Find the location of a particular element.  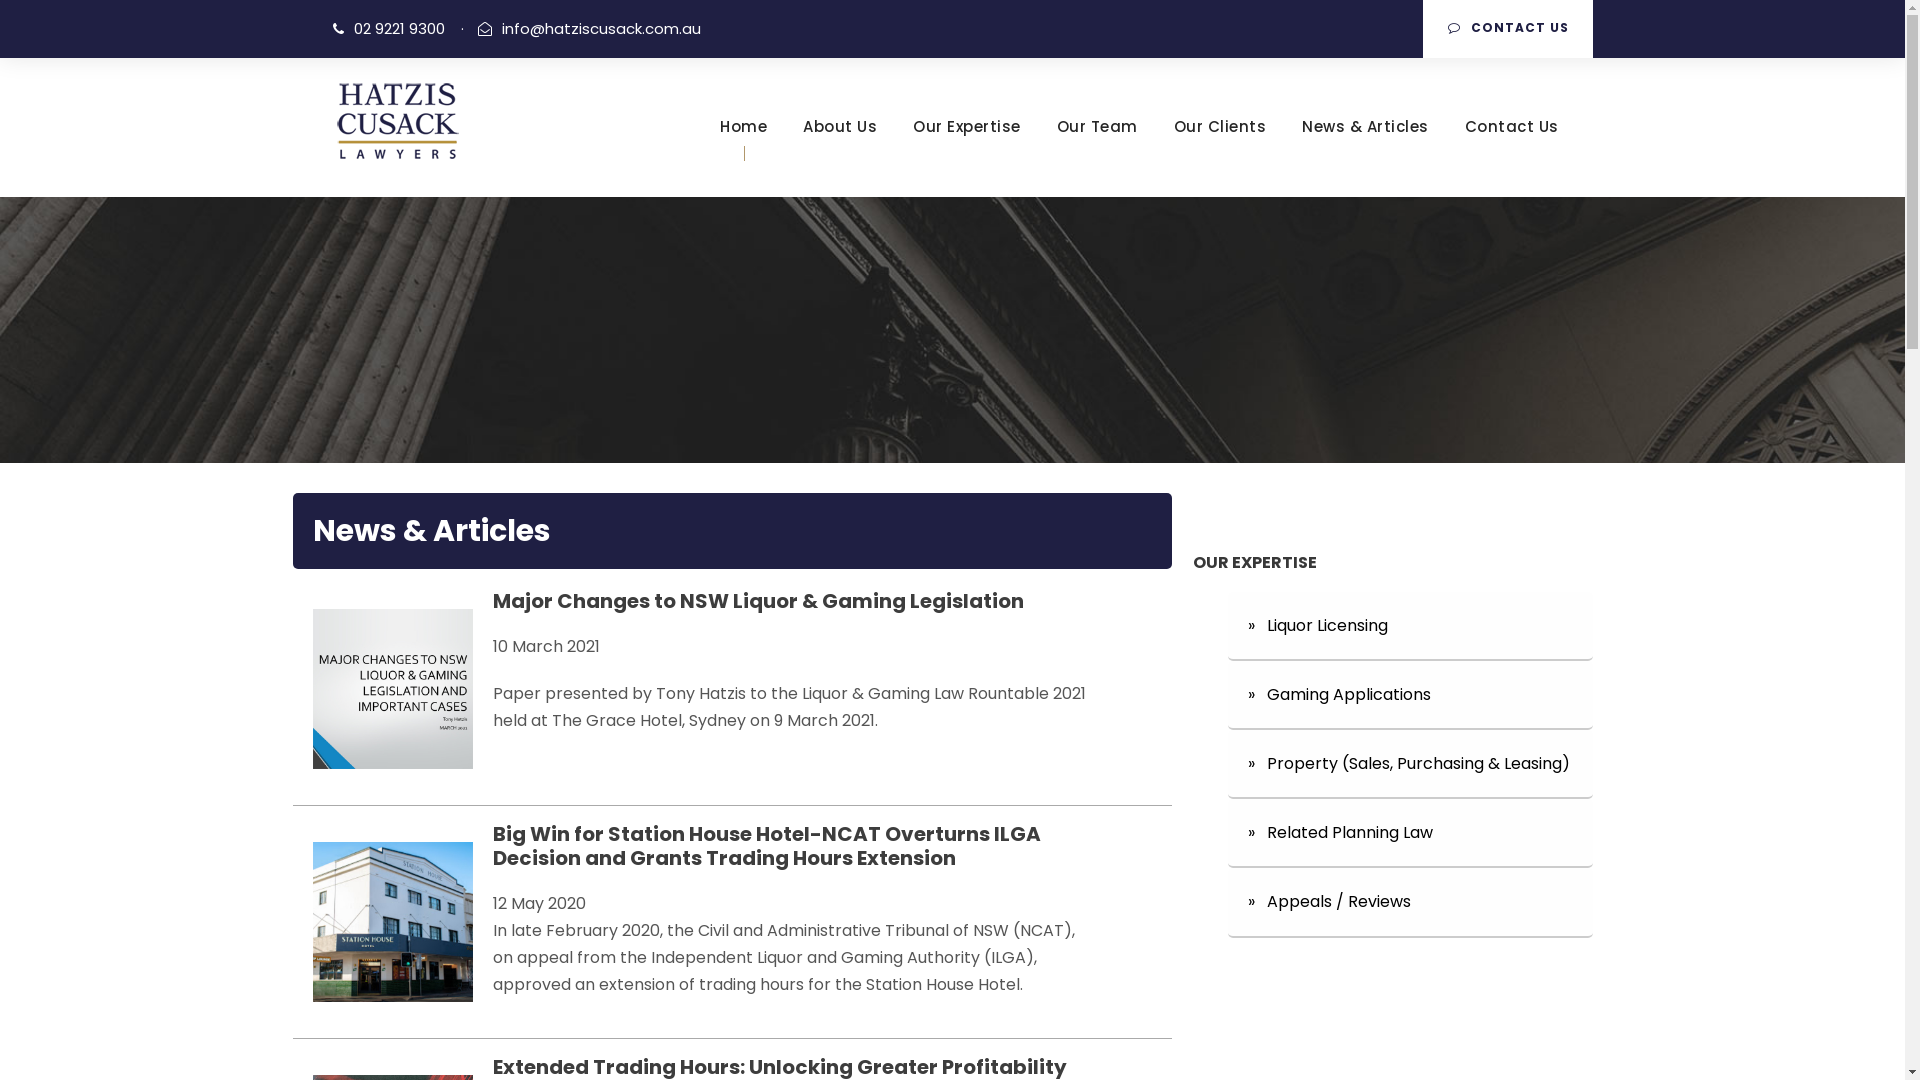

'info@hatziscusack.com.au' is located at coordinates (600, 28).